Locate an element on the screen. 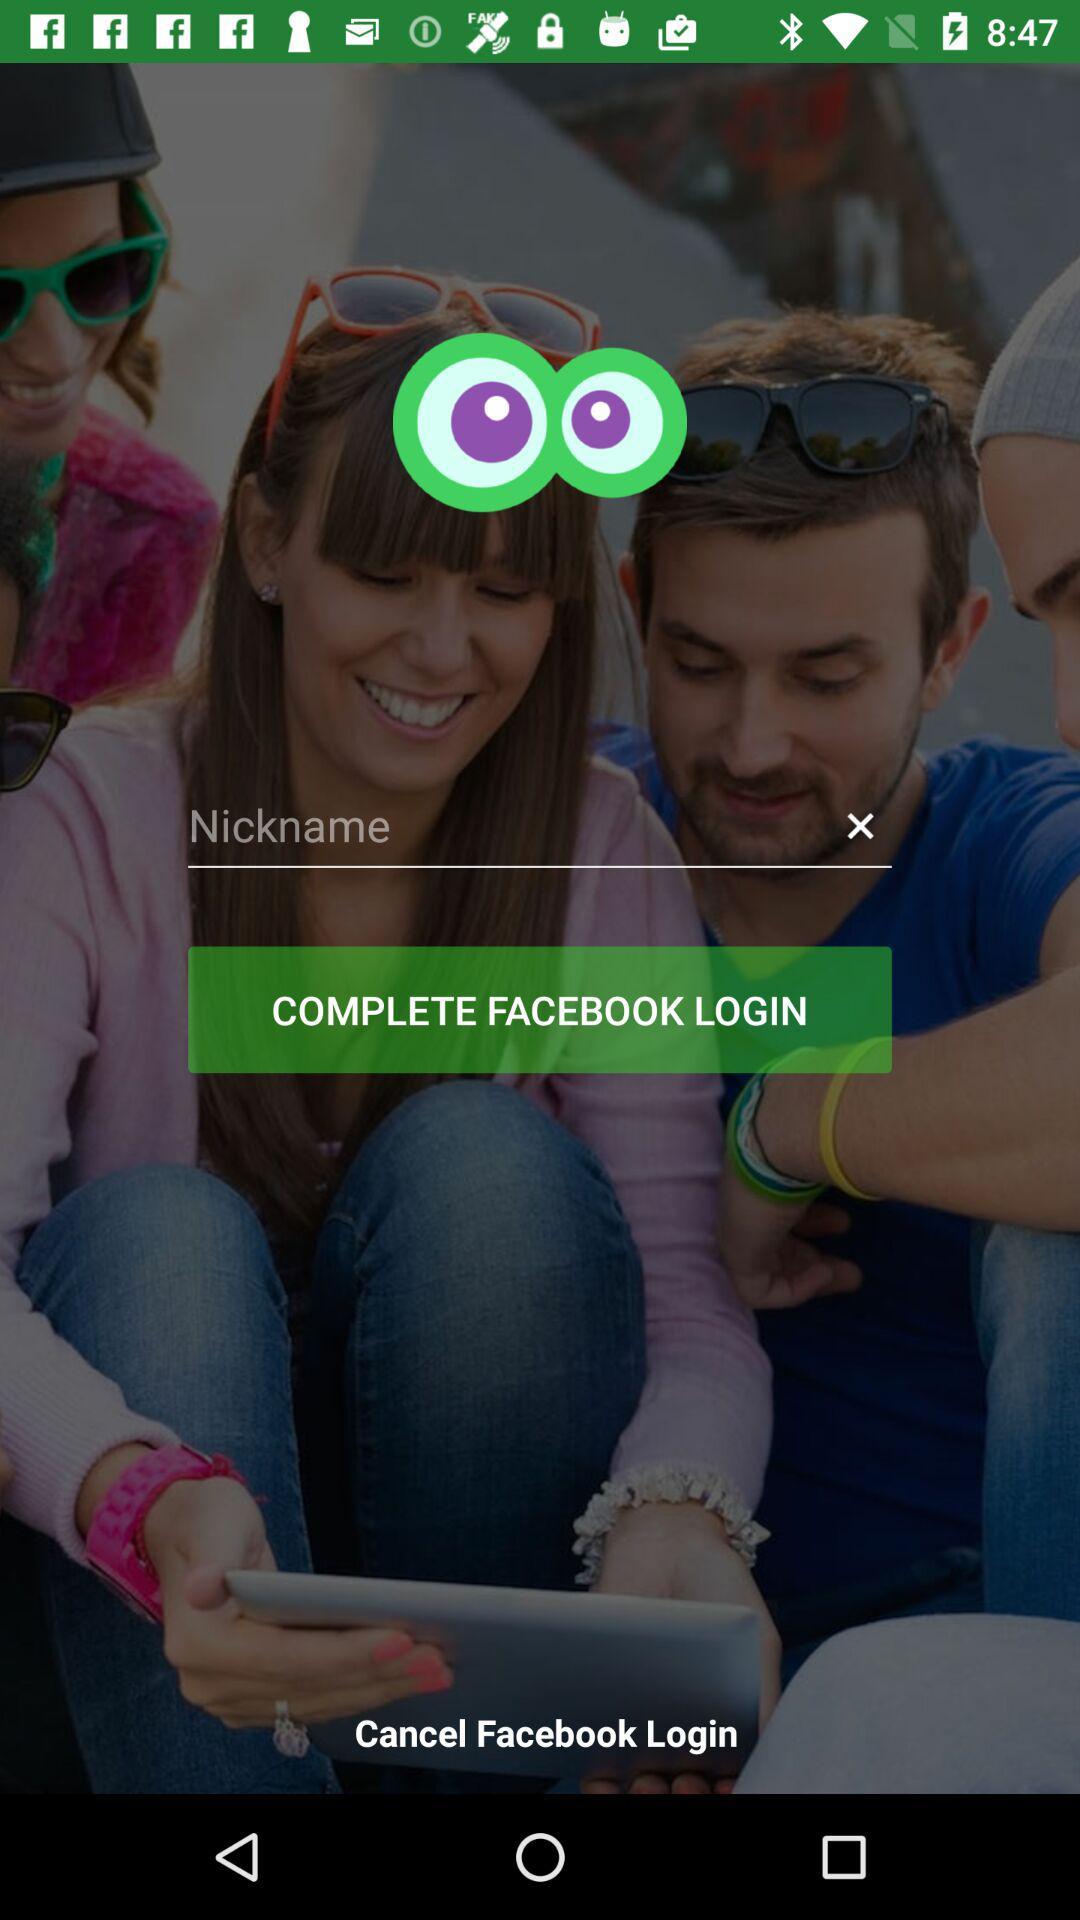 Image resolution: width=1080 pixels, height=1920 pixels. item above the complete facebook login is located at coordinates (859, 825).